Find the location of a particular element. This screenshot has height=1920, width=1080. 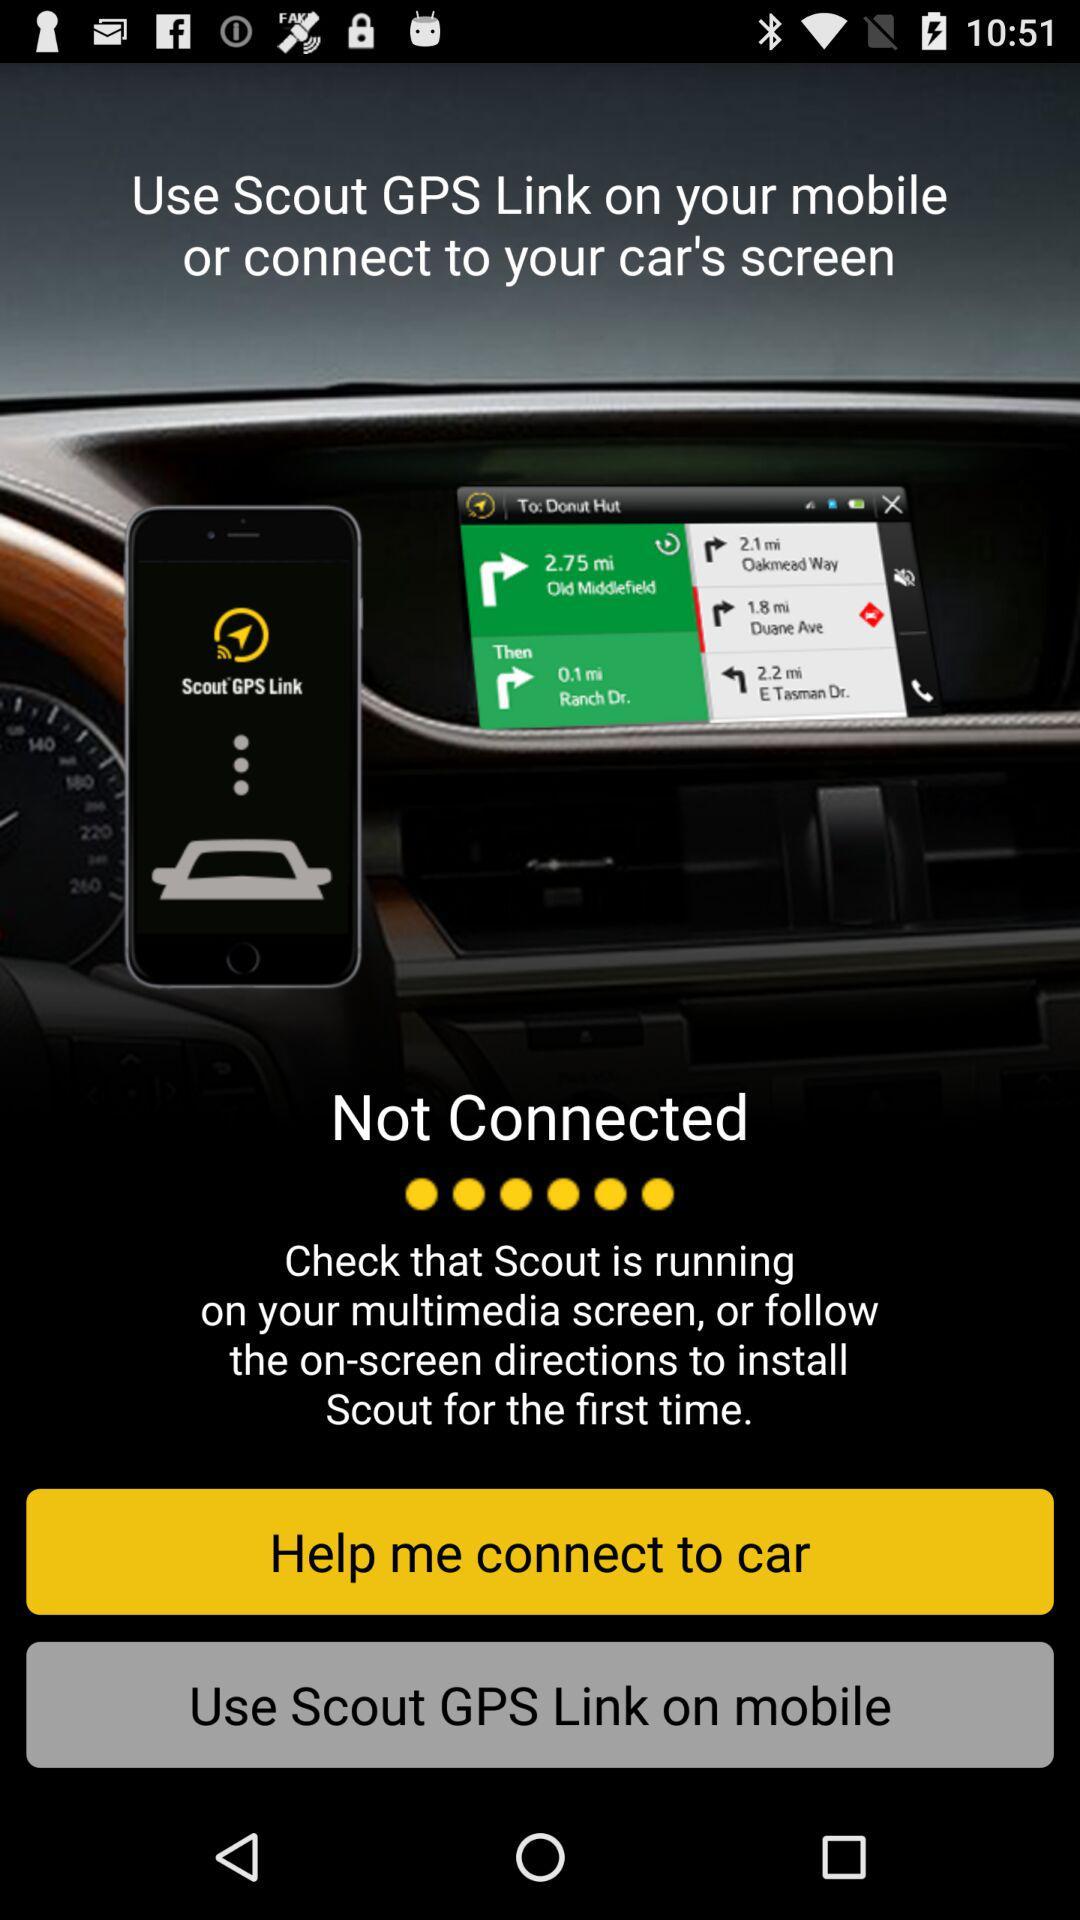

the help me connect button is located at coordinates (540, 1550).